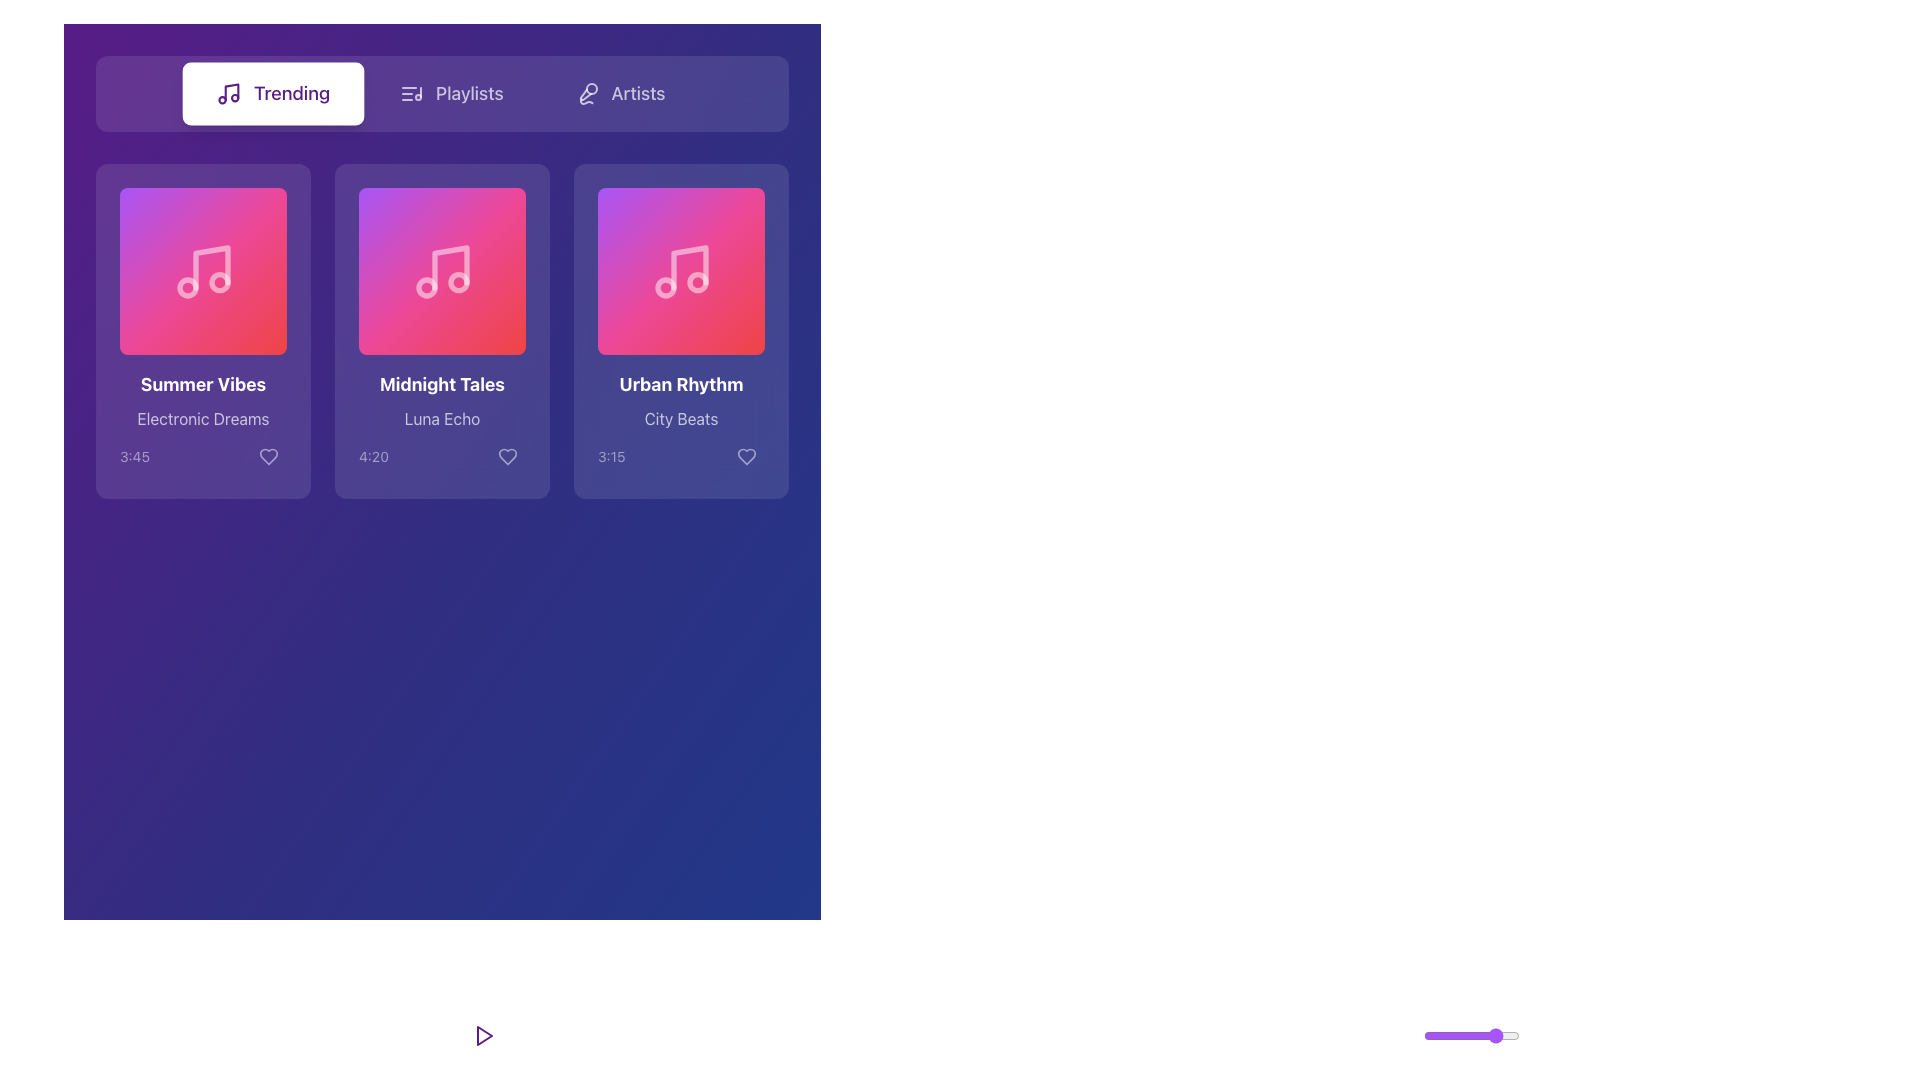 The height and width of the screenshot is (1080, 1920). I want to click on the thumbnail representing the music item 'Midnight Tales', so click(441, 271).